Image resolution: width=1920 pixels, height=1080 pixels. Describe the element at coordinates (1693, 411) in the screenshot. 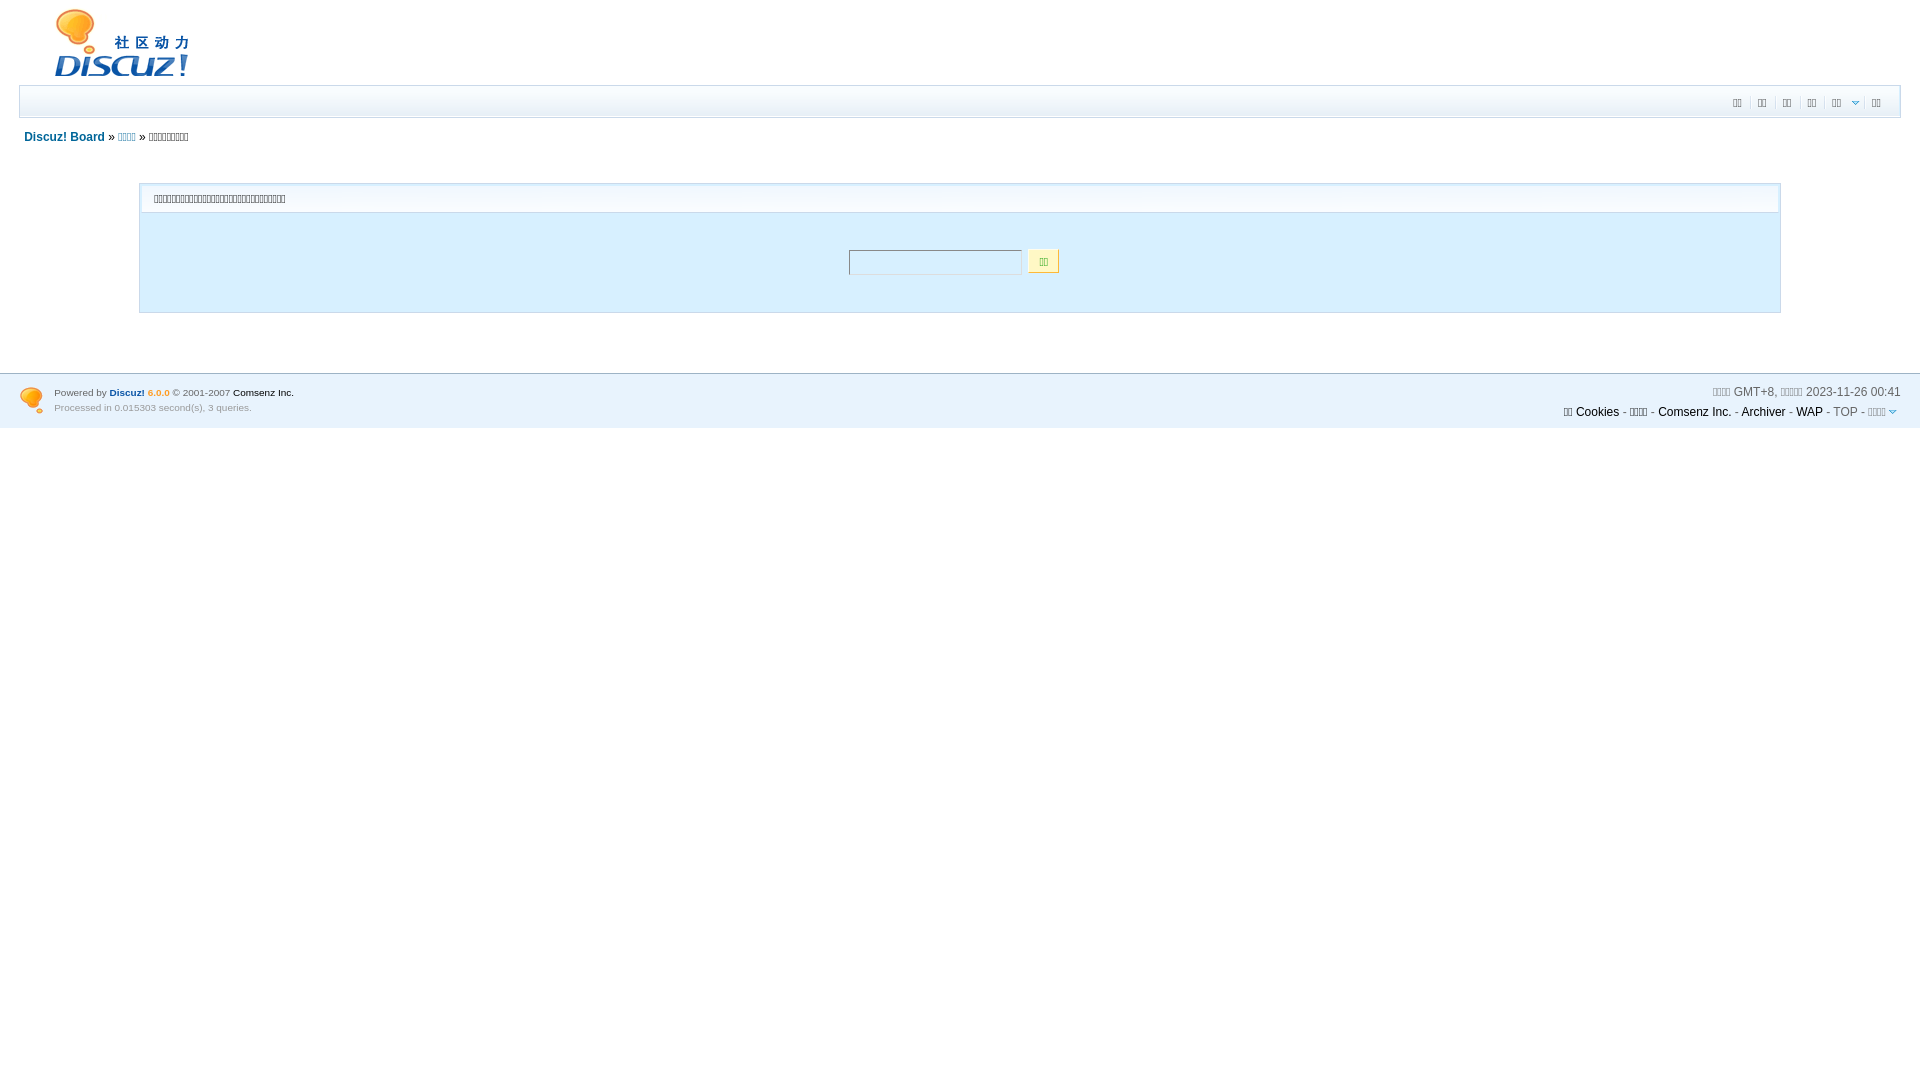

I see `'Comsenz Inc.'` at that location.